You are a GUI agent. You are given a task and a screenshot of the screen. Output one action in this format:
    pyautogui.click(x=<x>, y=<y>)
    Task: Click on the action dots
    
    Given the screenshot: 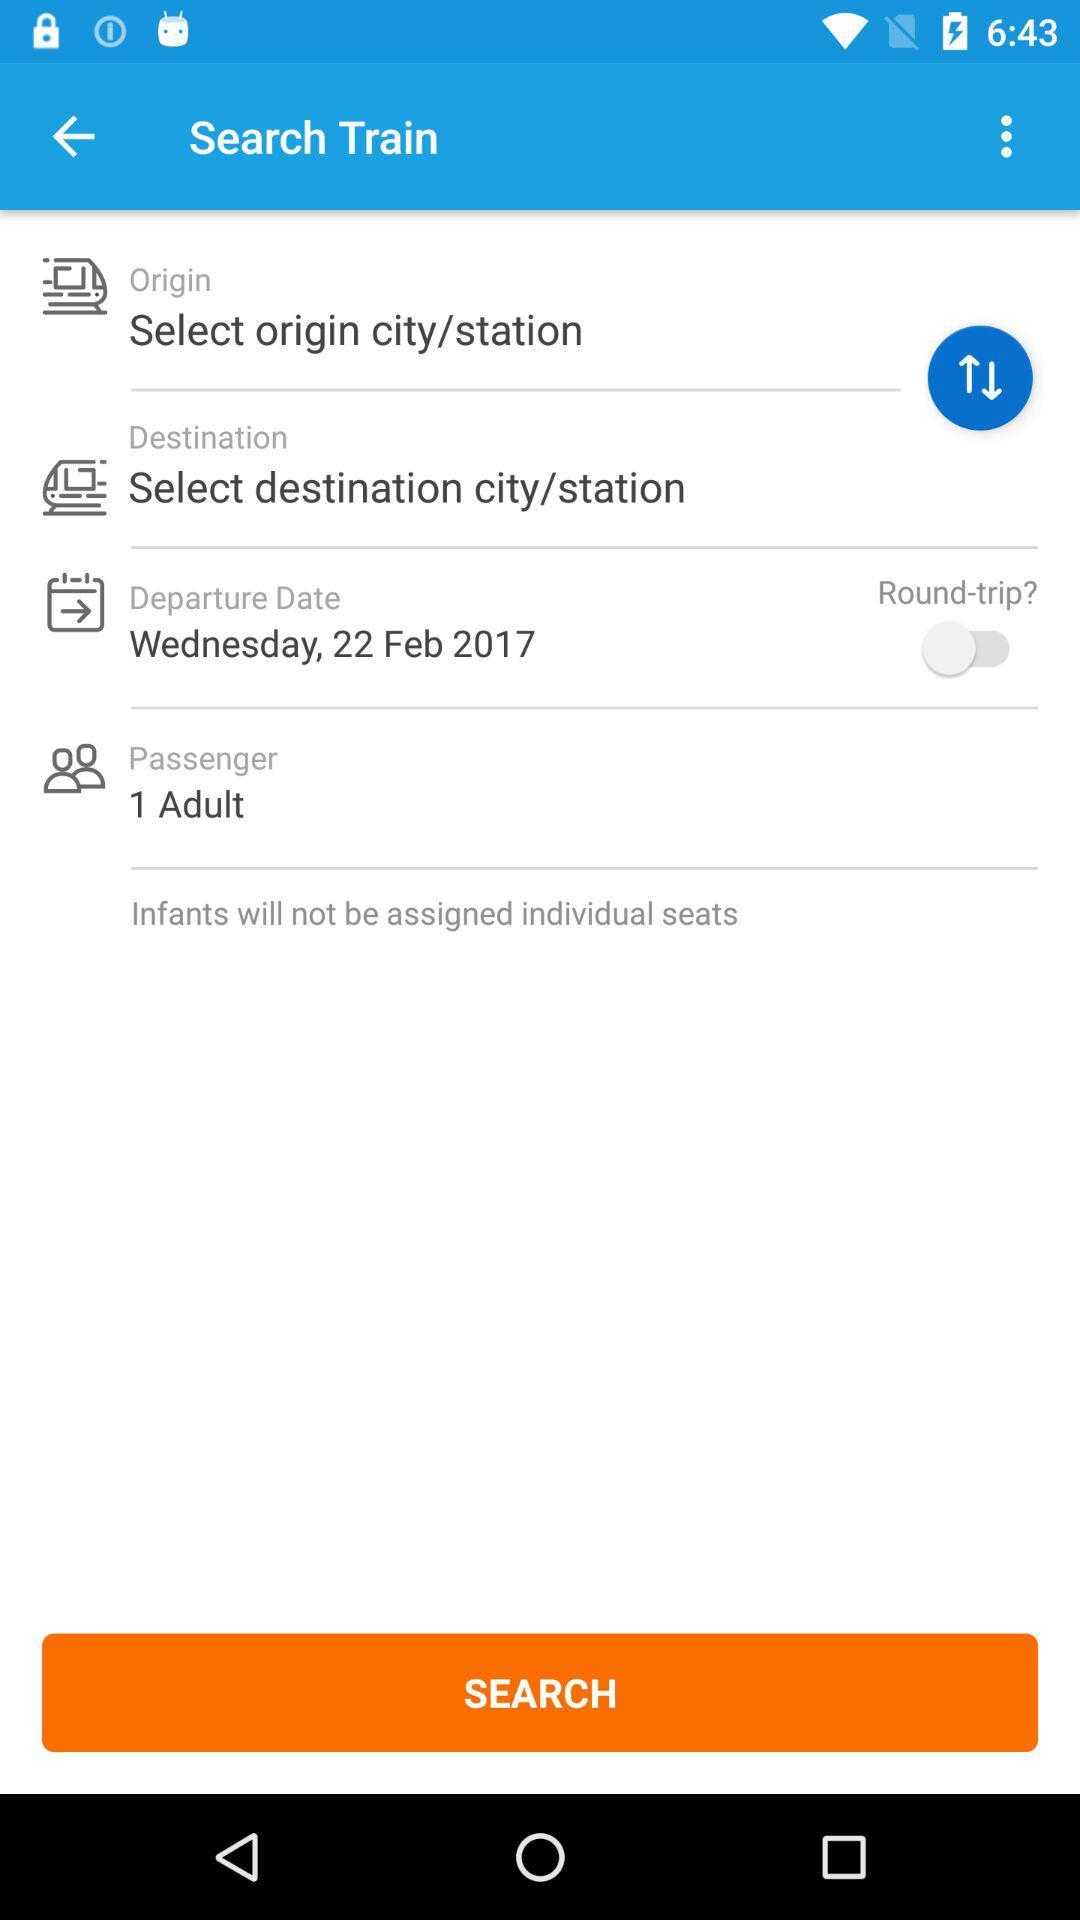 What is the action you would take?
    pyautogui.click(x=1006, y=135)
    